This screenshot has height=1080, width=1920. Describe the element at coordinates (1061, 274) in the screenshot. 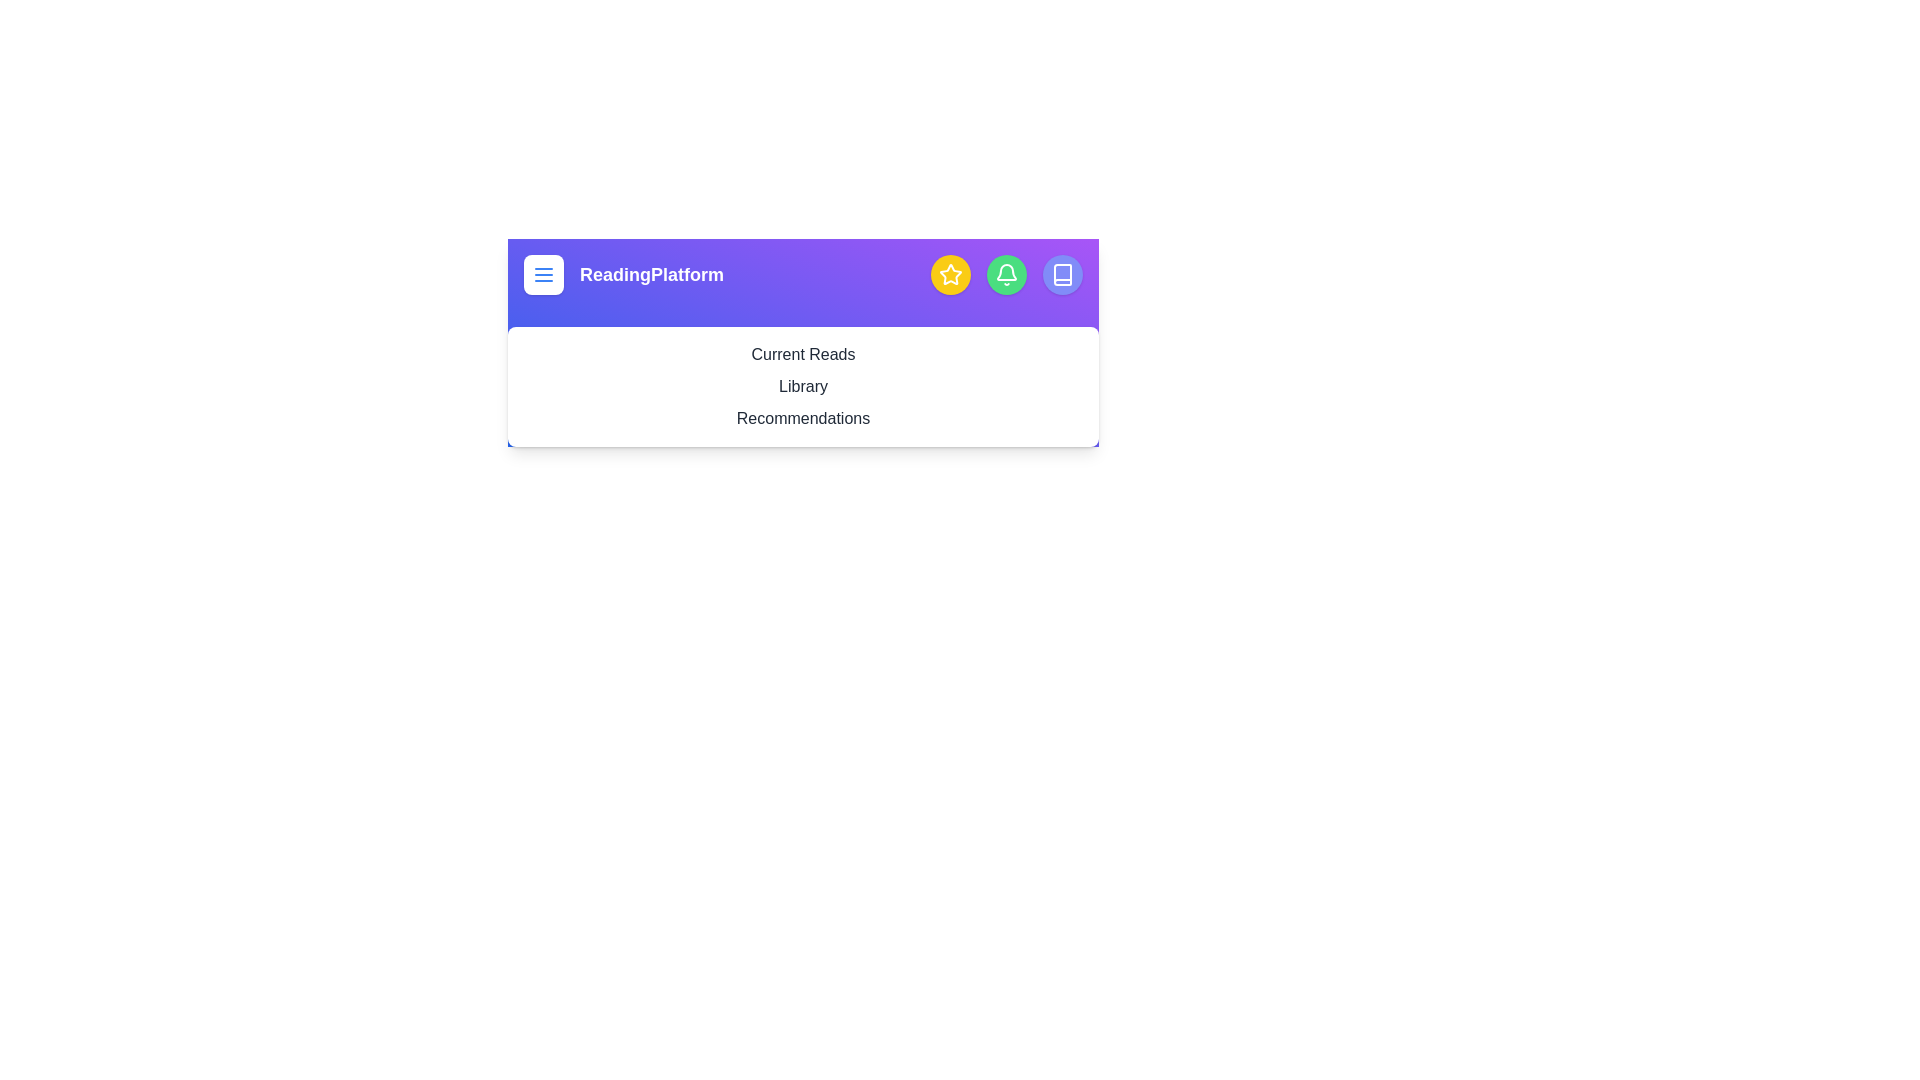

I see `the book button to access reading materials` at that location.